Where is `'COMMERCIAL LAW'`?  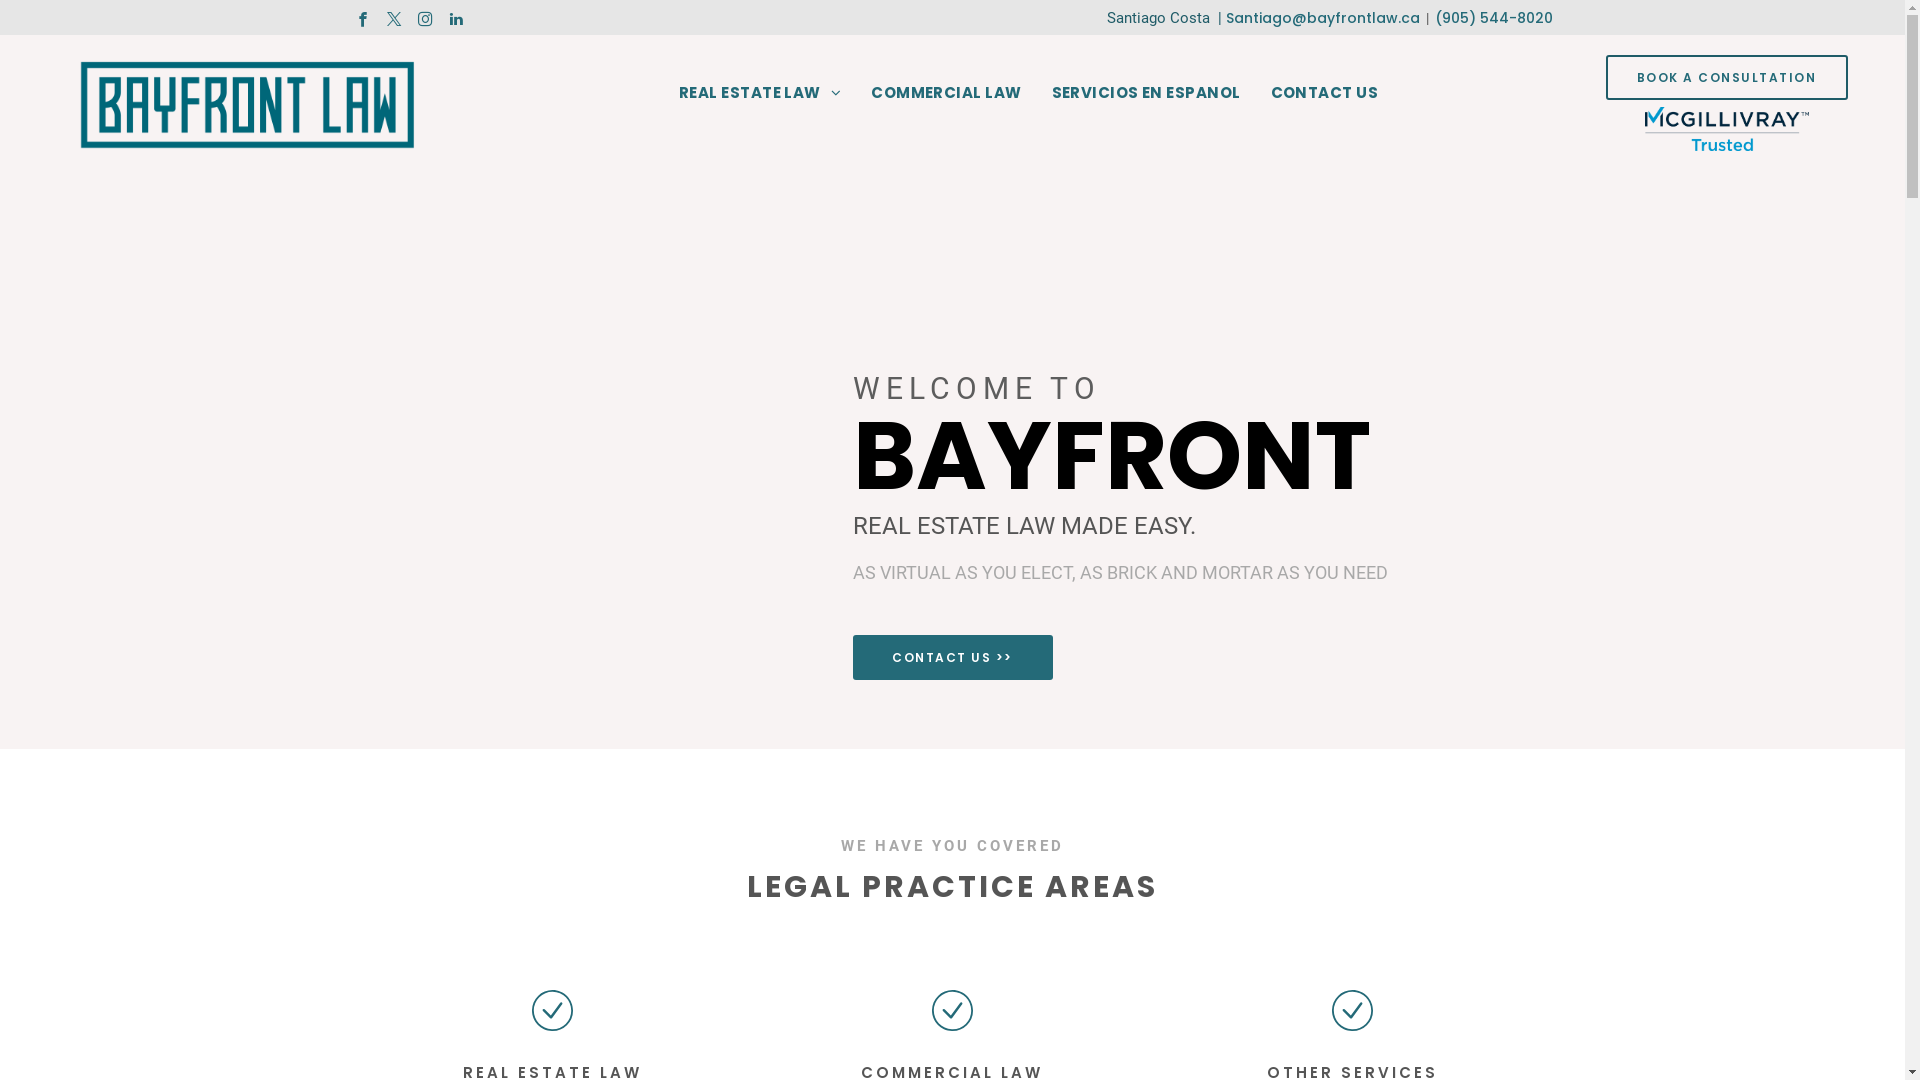
'COMMERCIAL LAW' is located at coordinates (944, 92).